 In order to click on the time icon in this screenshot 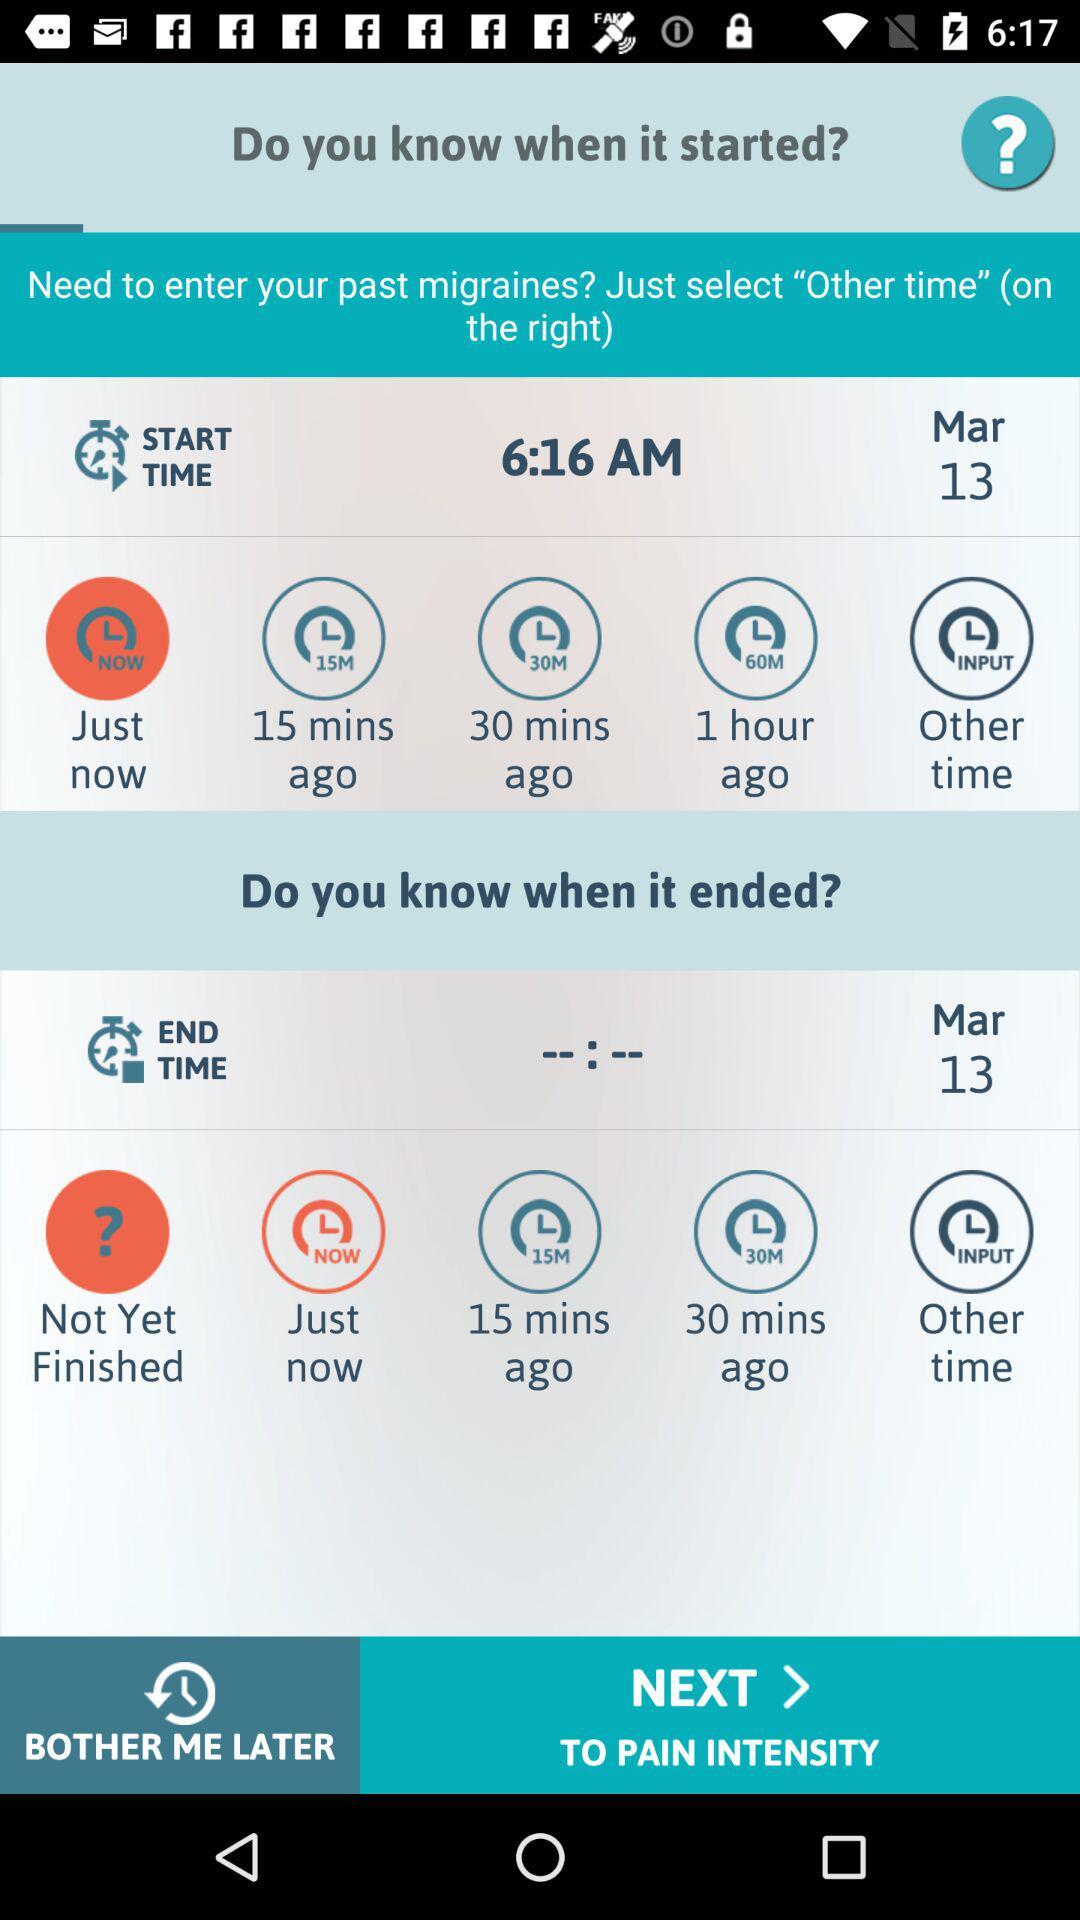, I will do `click(970, 1230)`.